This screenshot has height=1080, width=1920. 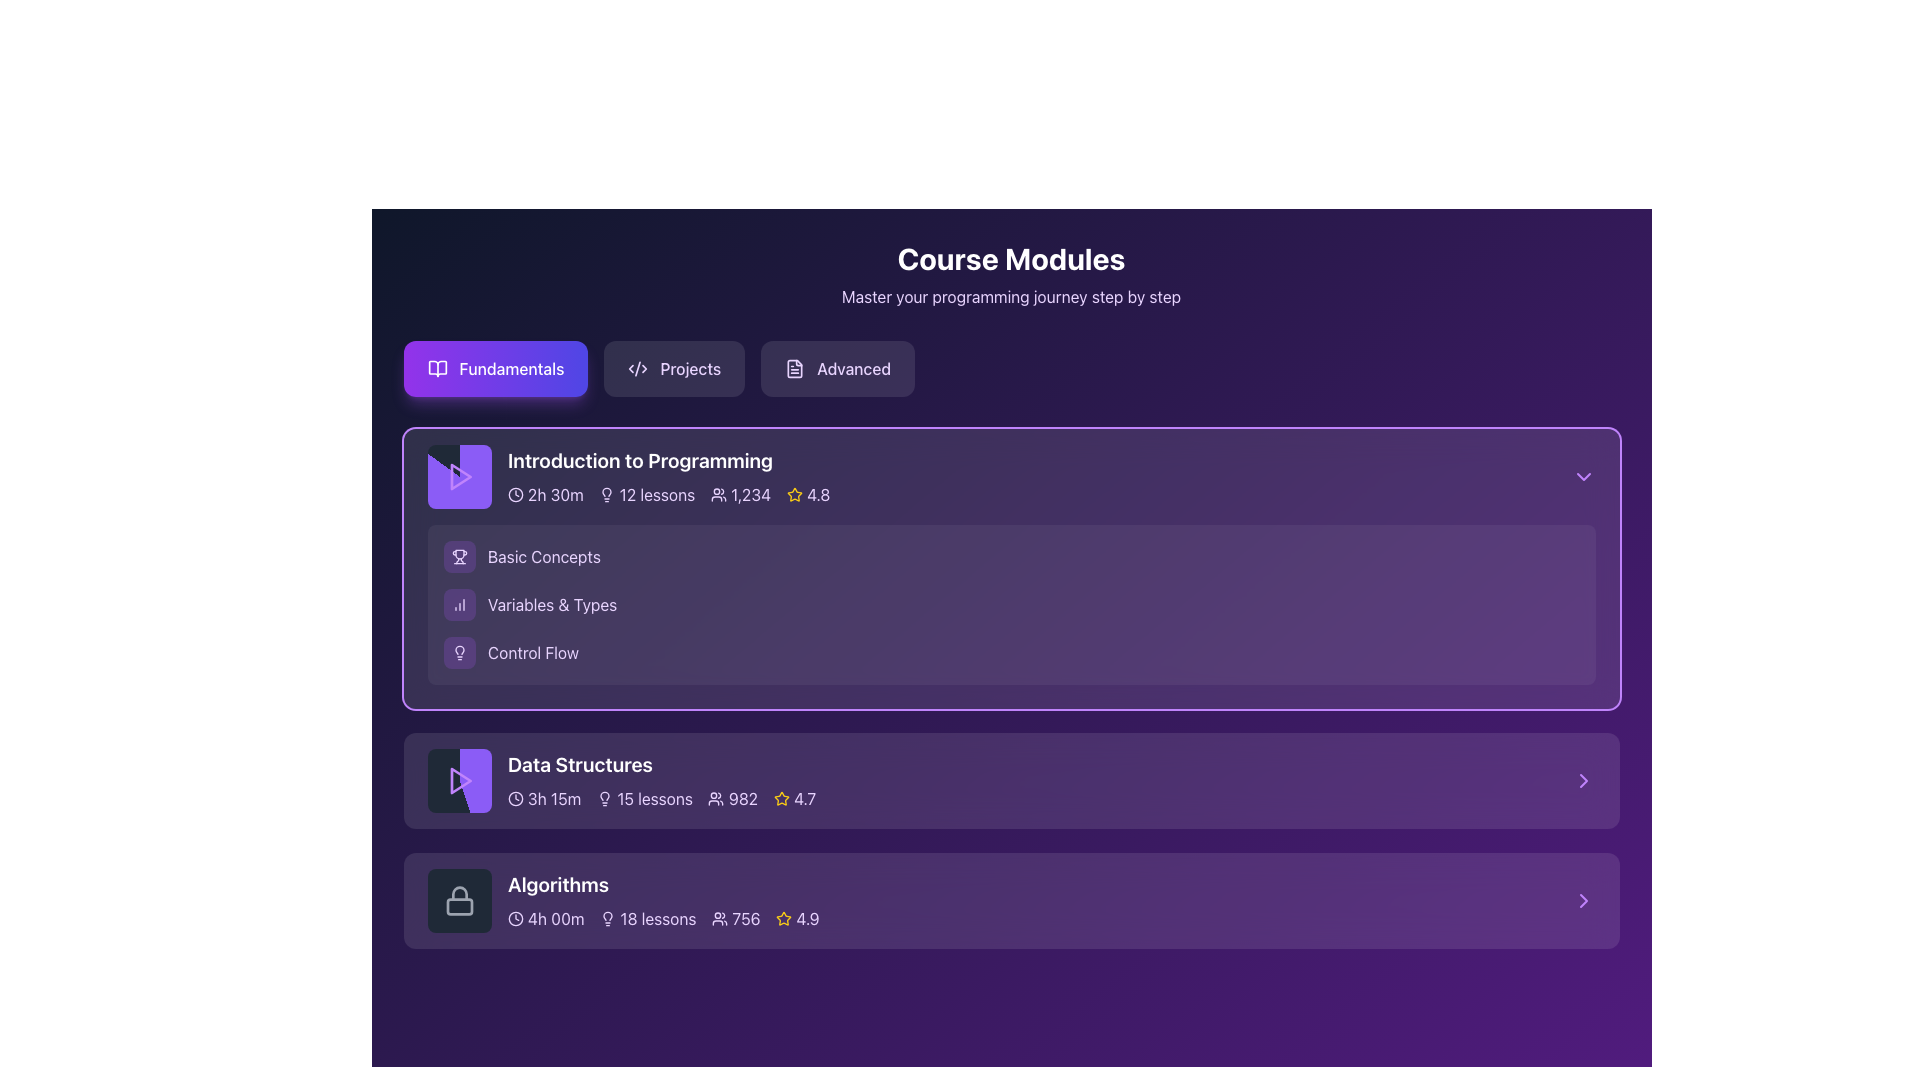 What do you see at coordinates (543, 556) in the screenshot?
I see `the 'Basic Concepts' text label, which is styled in light purple and is the first item in the list under the 'Introduction to Programming' module` at bounding box center [543, 556].